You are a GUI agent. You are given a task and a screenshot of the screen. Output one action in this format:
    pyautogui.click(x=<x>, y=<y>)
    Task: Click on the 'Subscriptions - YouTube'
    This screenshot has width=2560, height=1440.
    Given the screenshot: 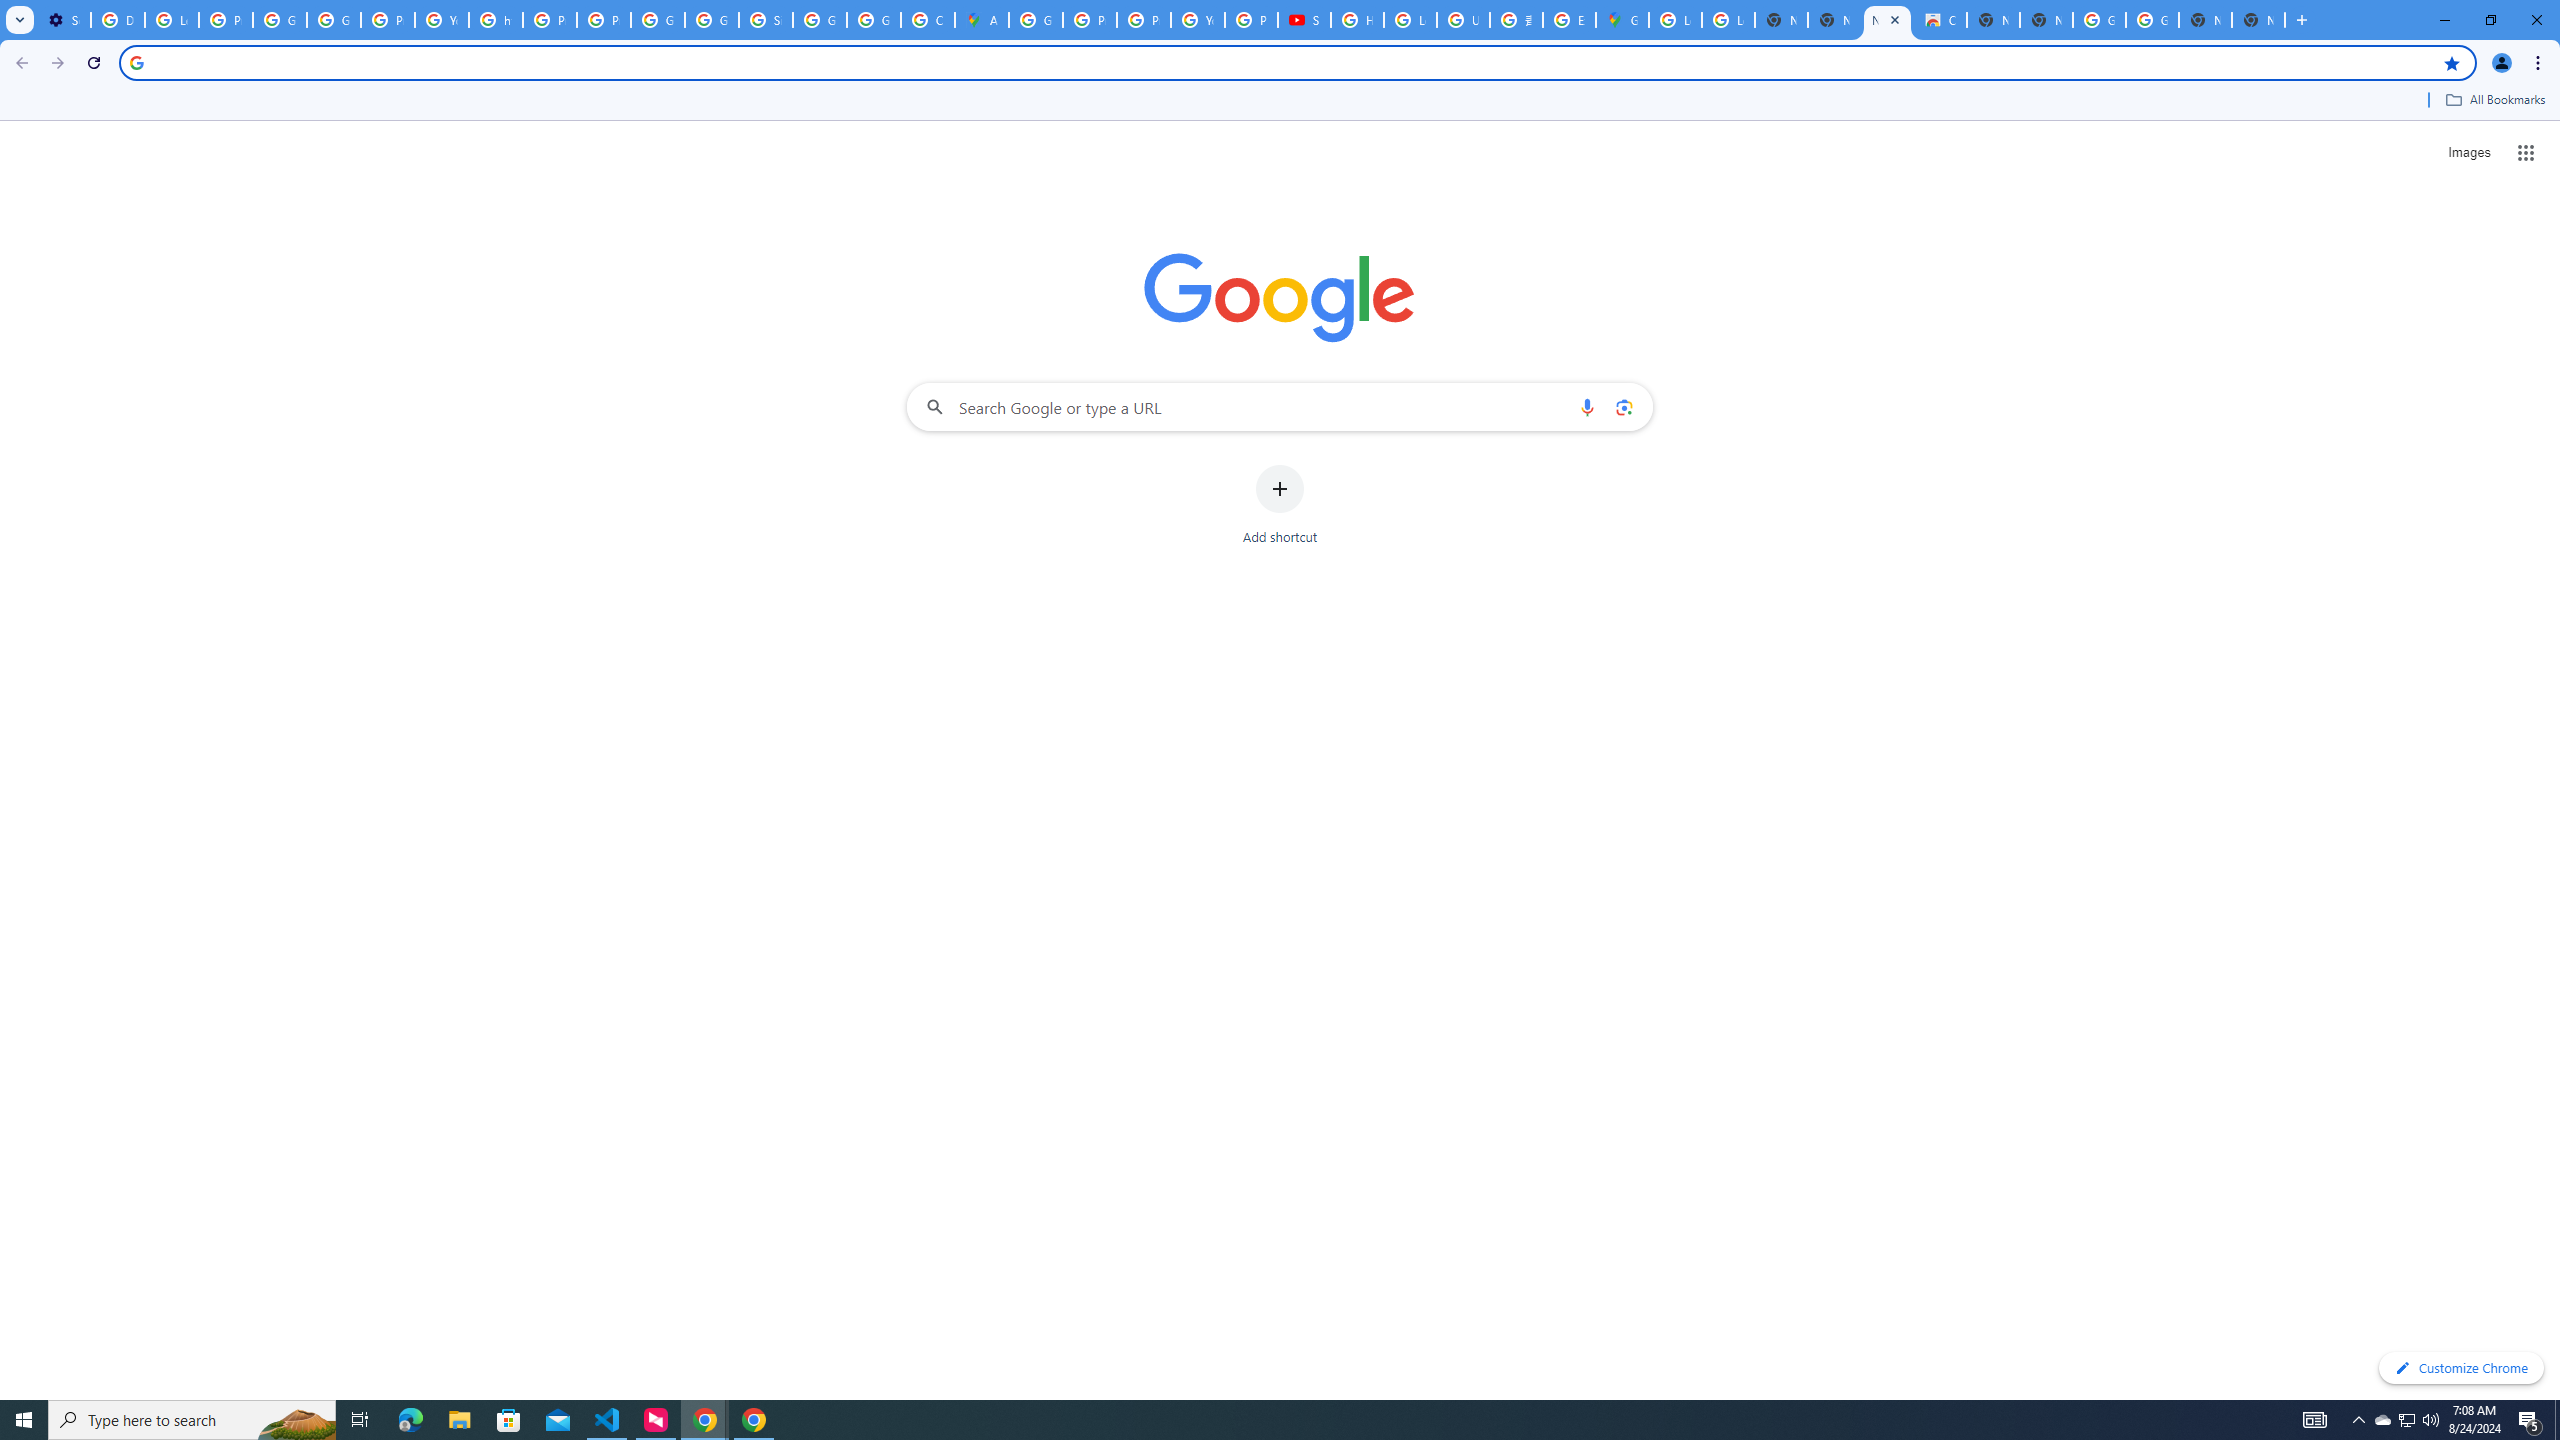 What is the action you would take?
    pyautogui.click(x=1304, y=19)
    